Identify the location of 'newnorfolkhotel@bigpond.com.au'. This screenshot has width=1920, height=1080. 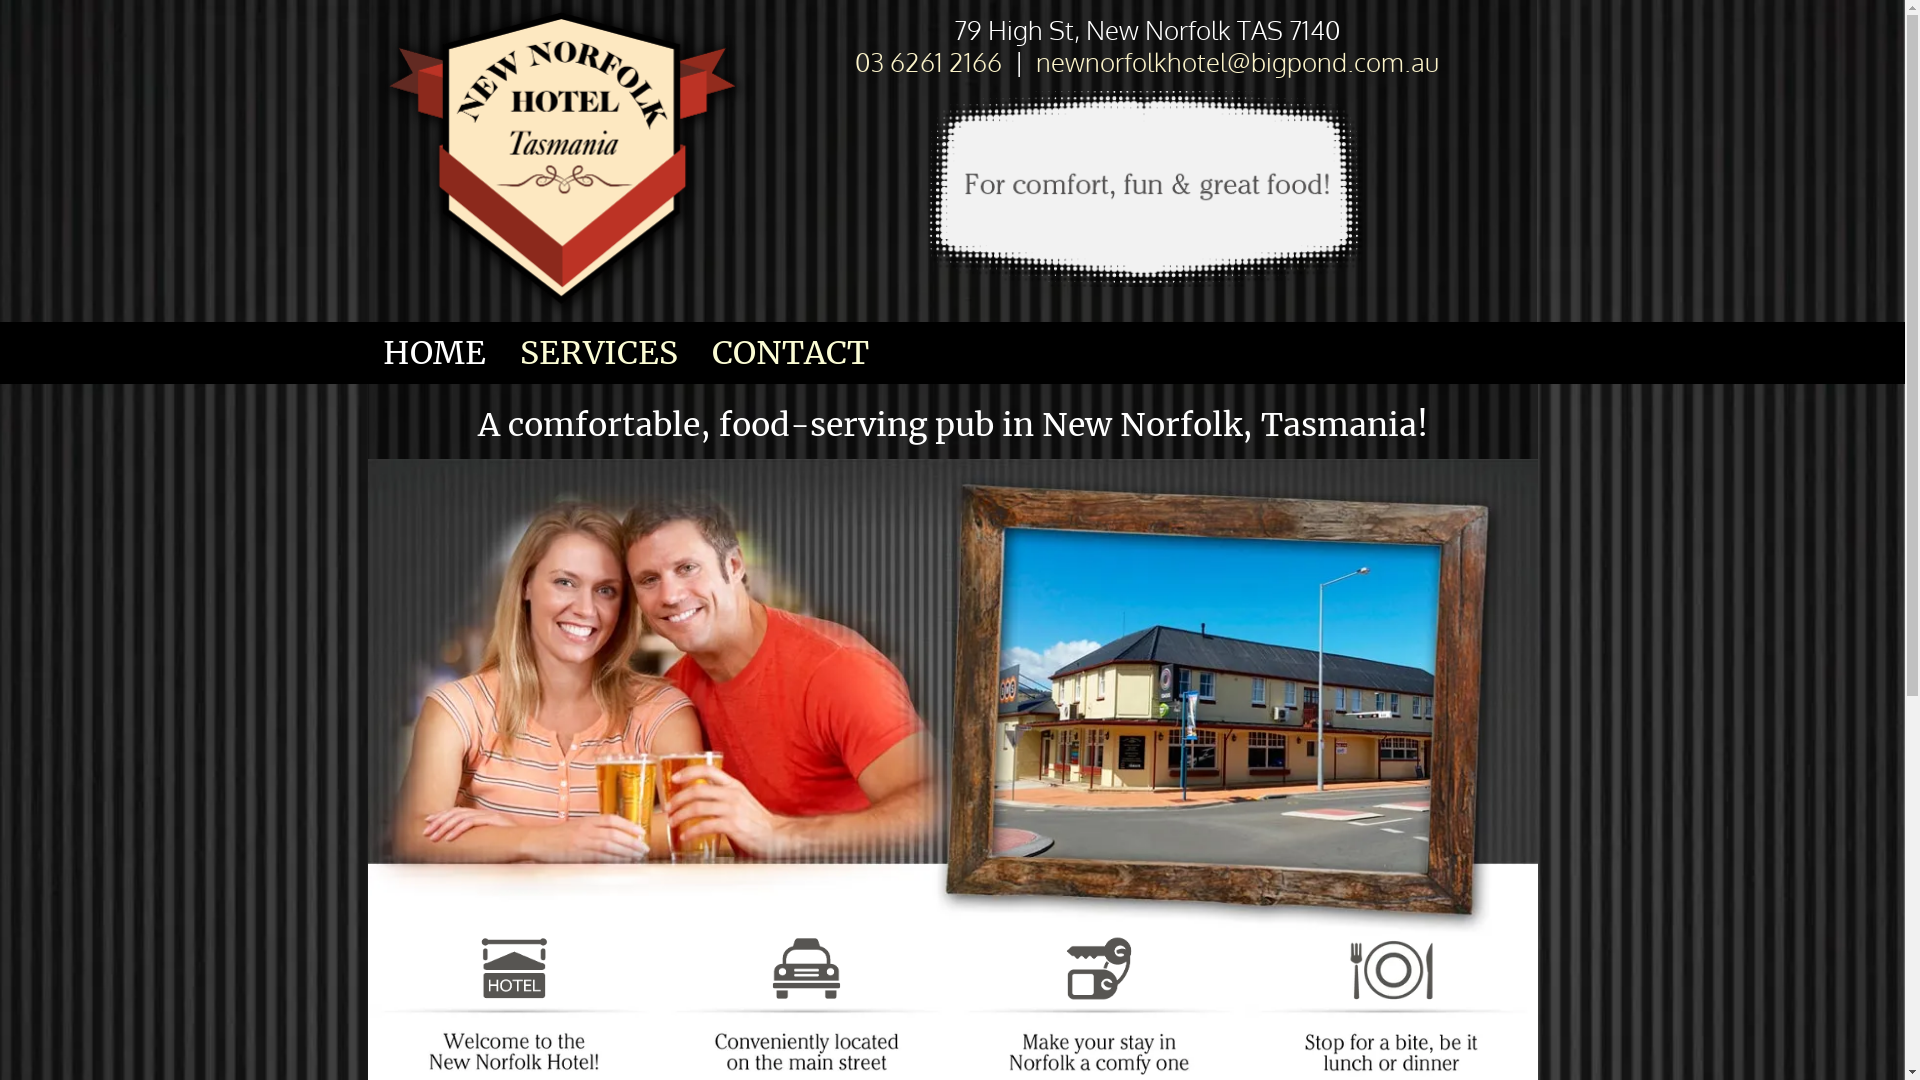
(1236, 60).